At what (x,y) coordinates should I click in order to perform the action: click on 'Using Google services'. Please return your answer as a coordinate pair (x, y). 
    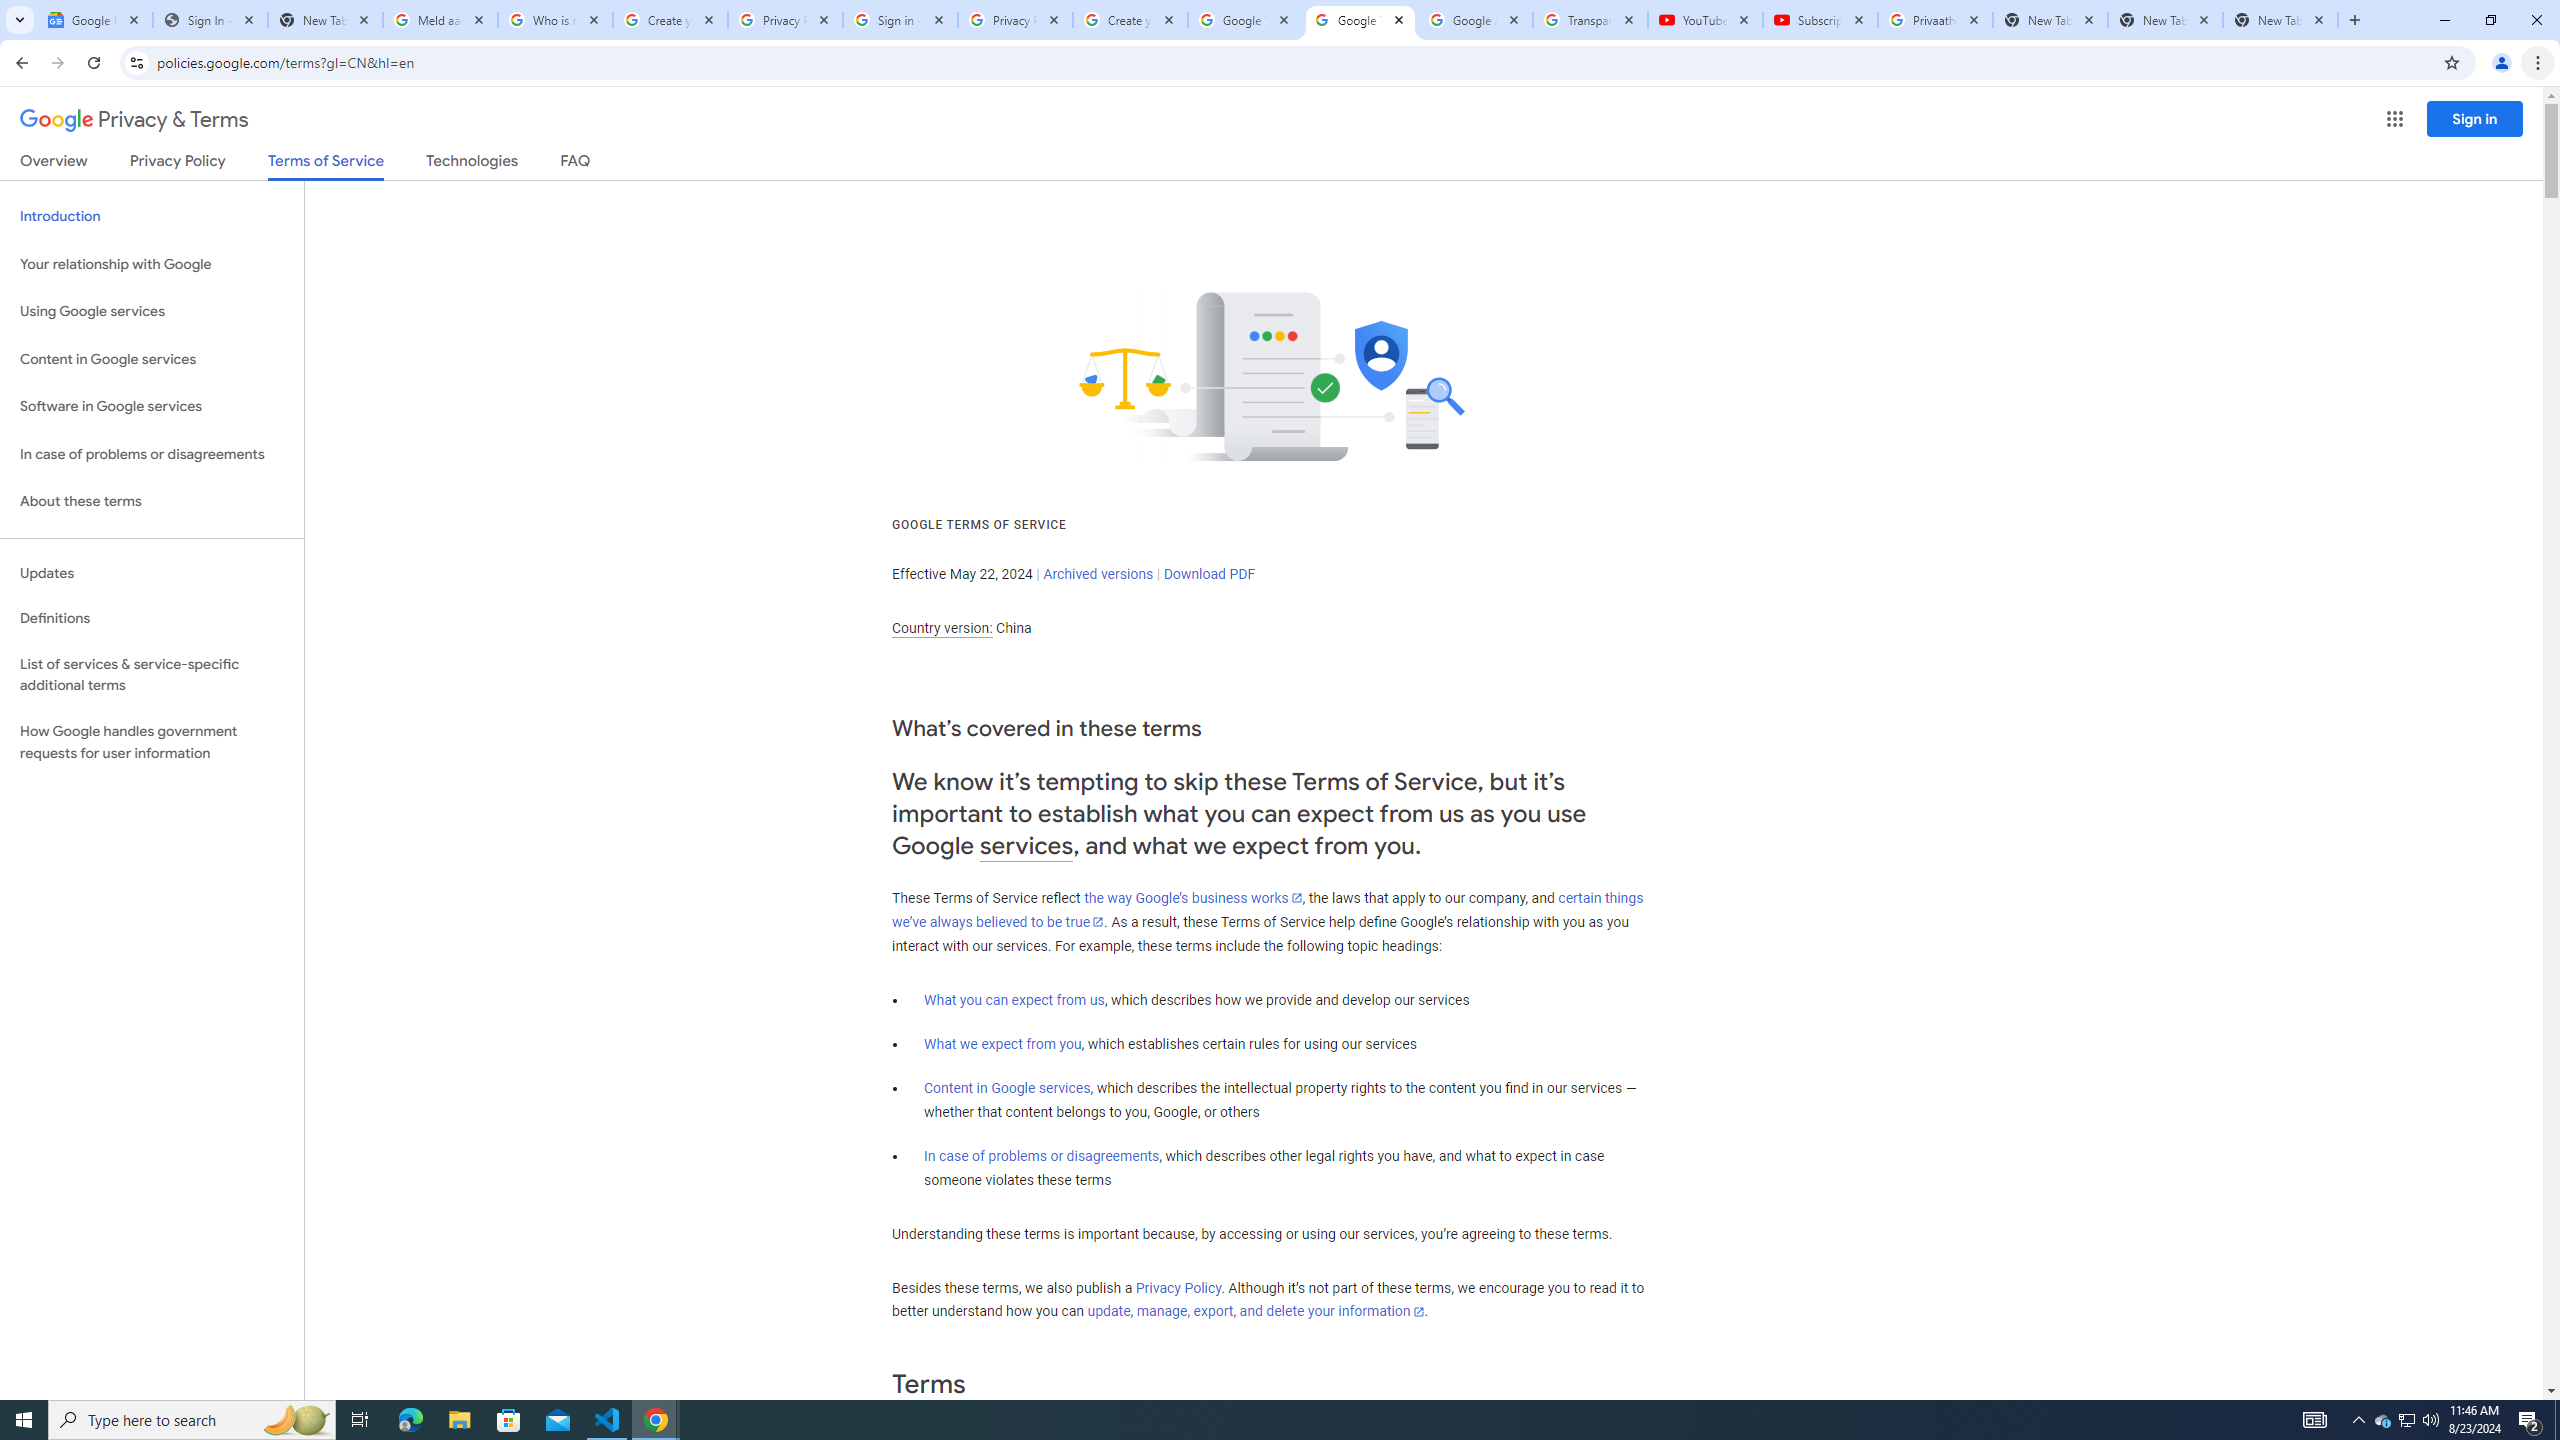
    Looking at the image, I should click on (151, 310).